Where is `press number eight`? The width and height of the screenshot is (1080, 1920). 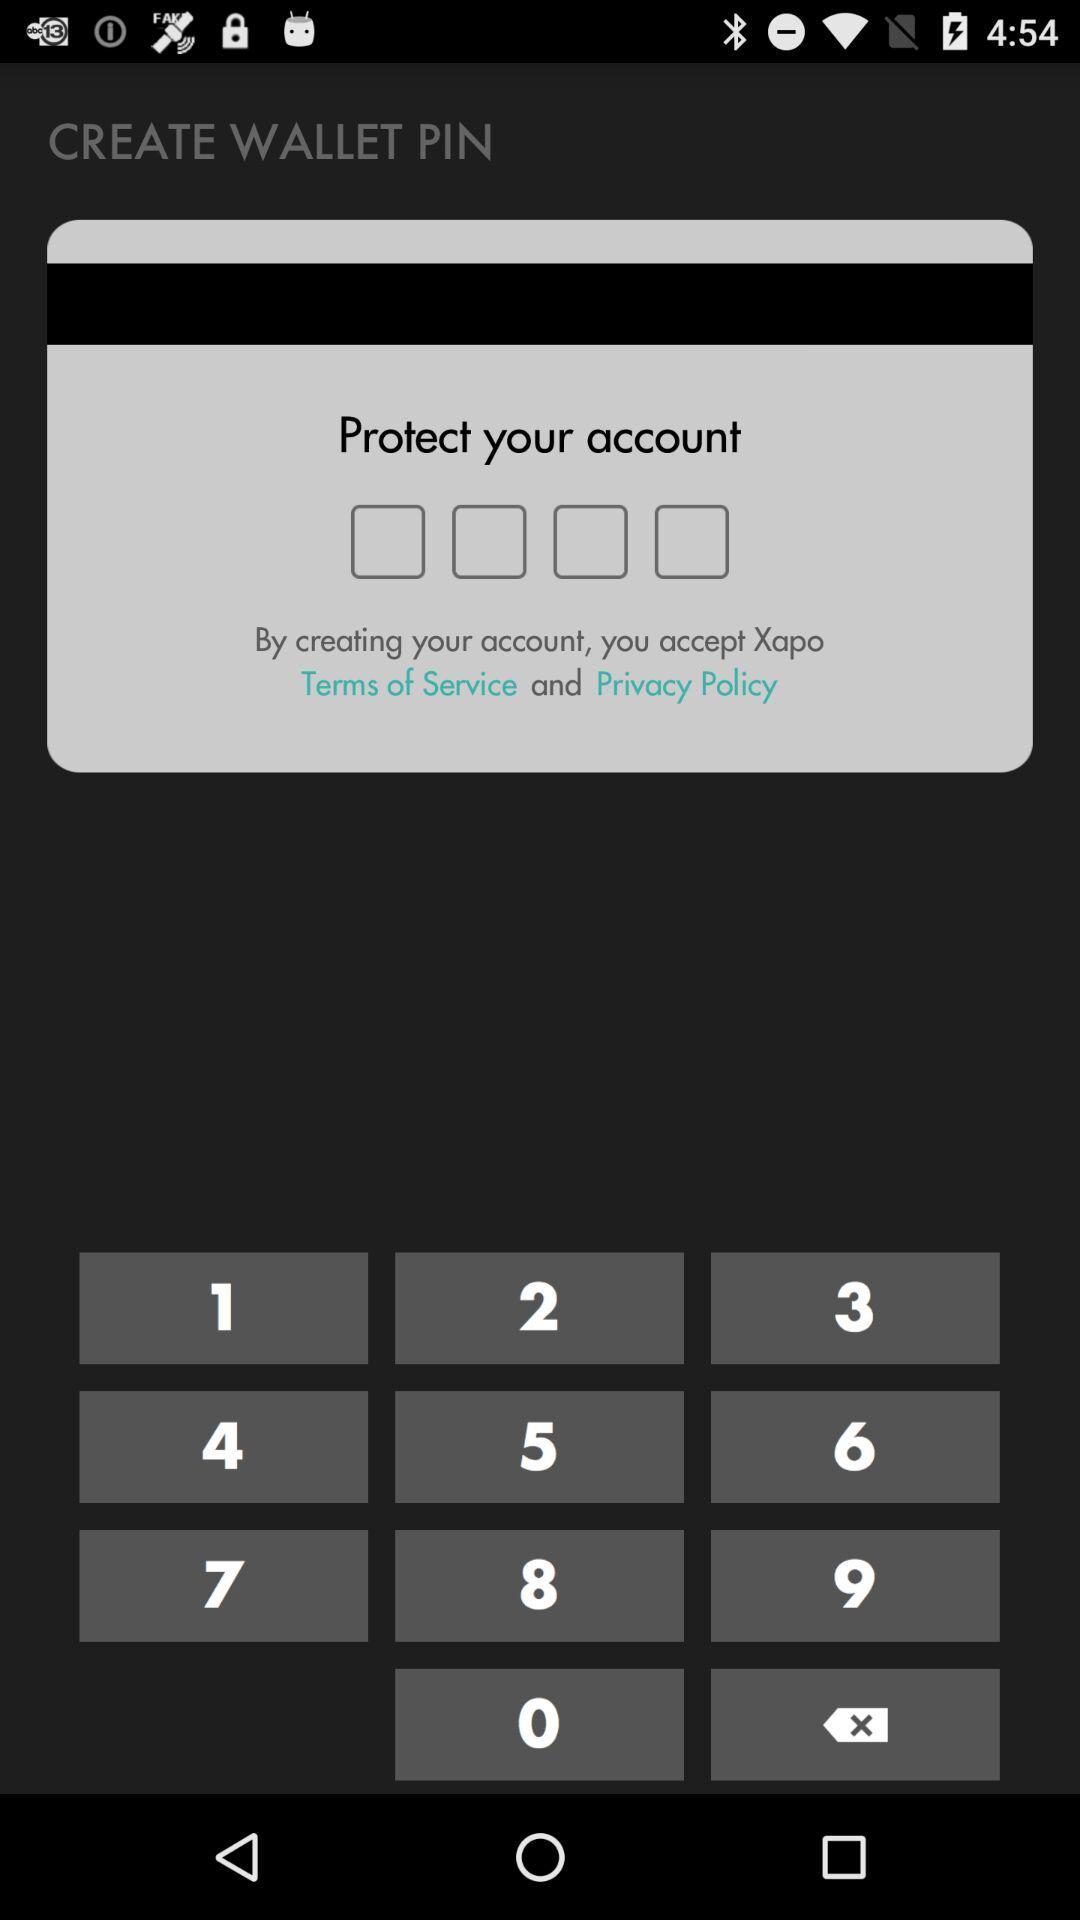
press number eight is located at coordinates (538, 1584).